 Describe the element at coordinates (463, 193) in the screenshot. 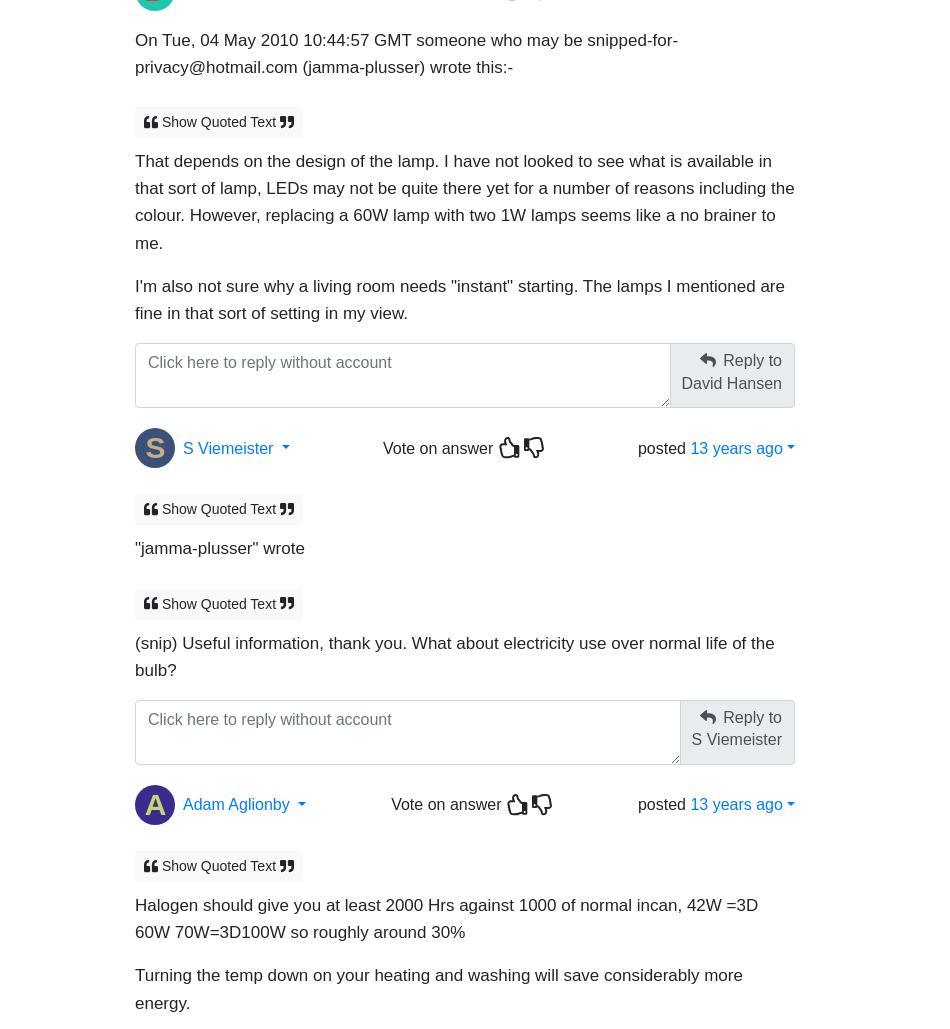

I see `'That depends on the design of the lamp. I have not looked to see what is available in that sort of lamp, LEDs may not be quite there yet for a number of reasons including the colour. However, replacing a 60W lamp with two 1W lamps seems like a no brainer to me.'` at that location.